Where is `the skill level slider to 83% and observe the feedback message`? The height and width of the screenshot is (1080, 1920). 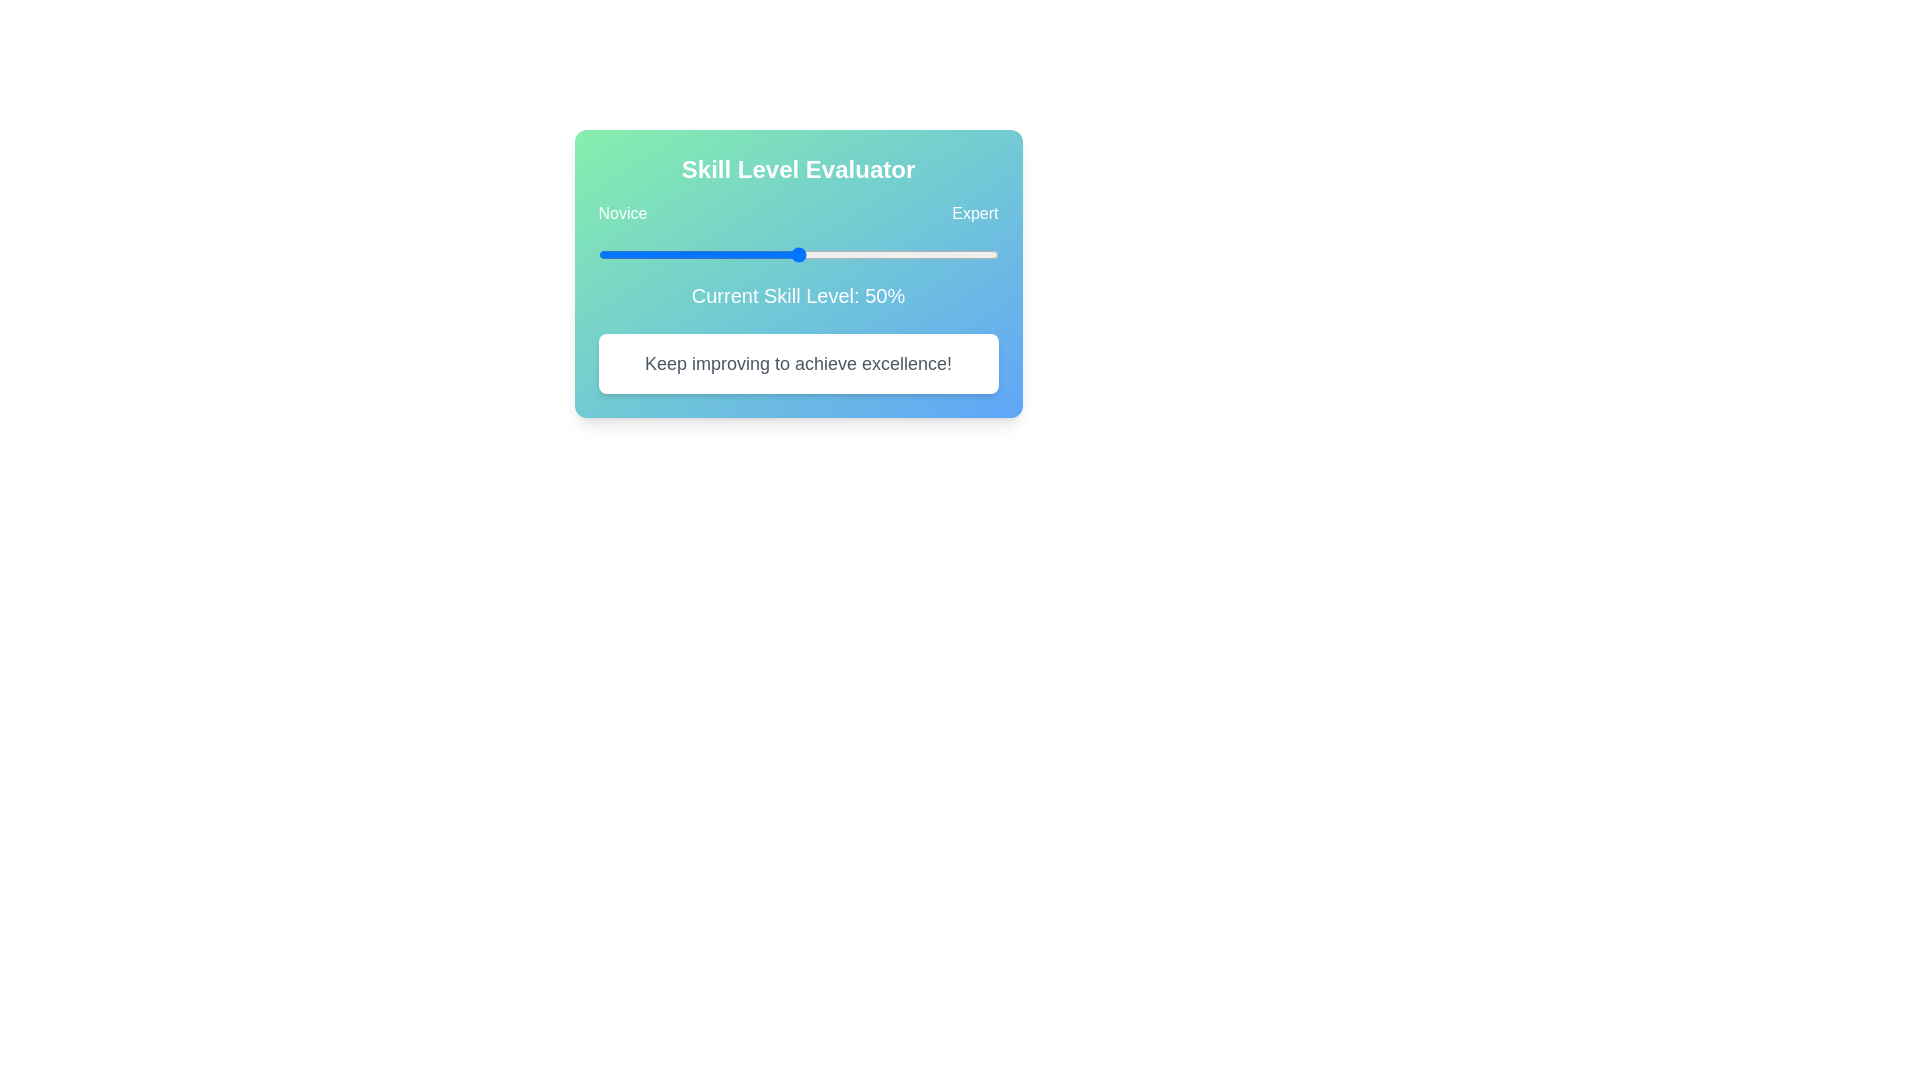 the skill level slider to 83% and observe the feedback message is located at coordinates (929, 253).